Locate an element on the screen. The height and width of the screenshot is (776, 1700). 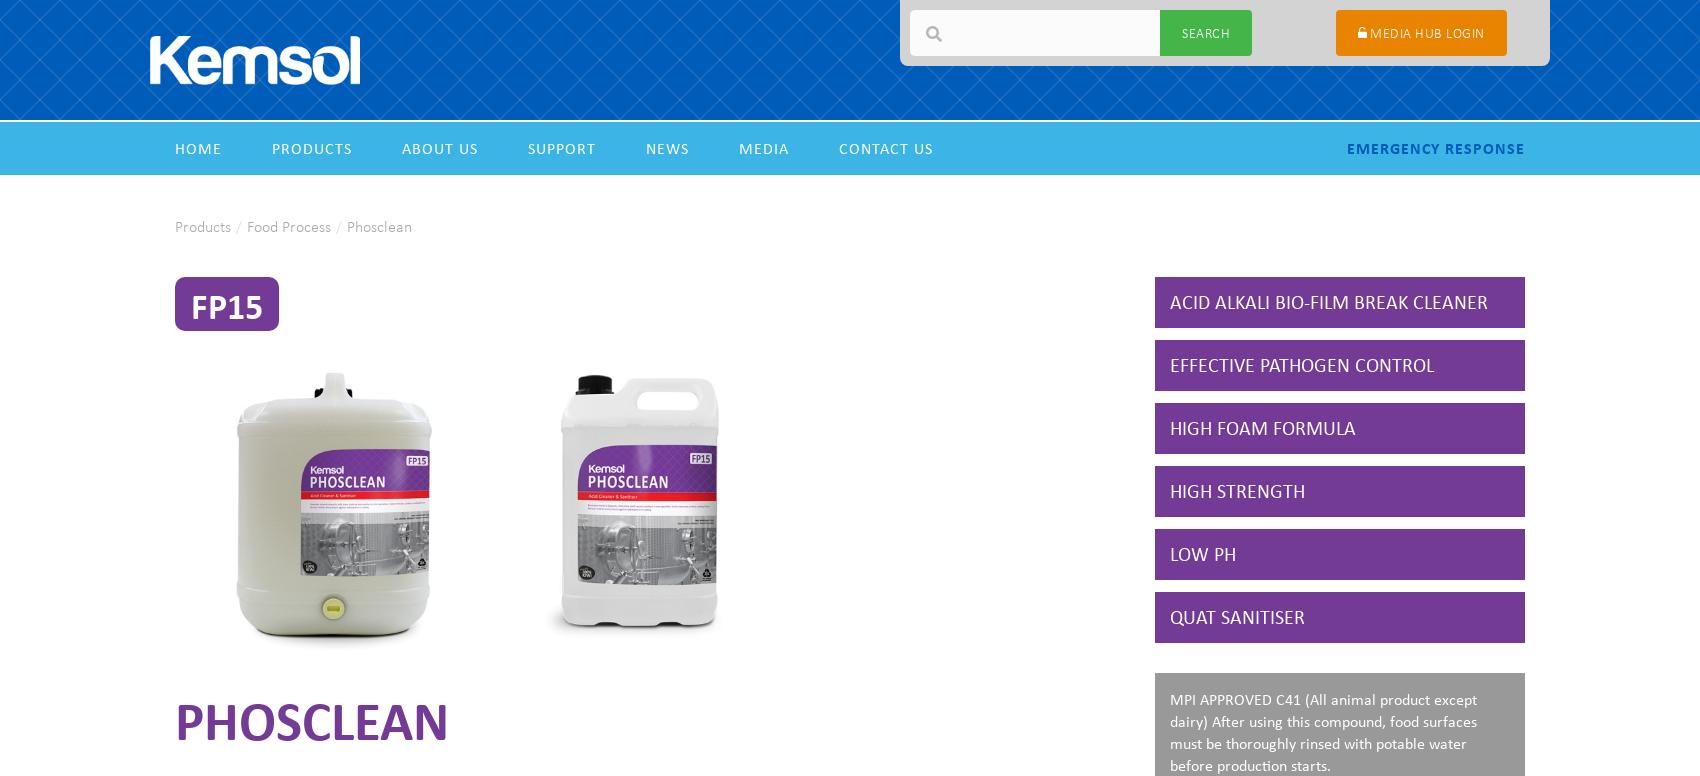
'News' is located at coordinates (667, 146).